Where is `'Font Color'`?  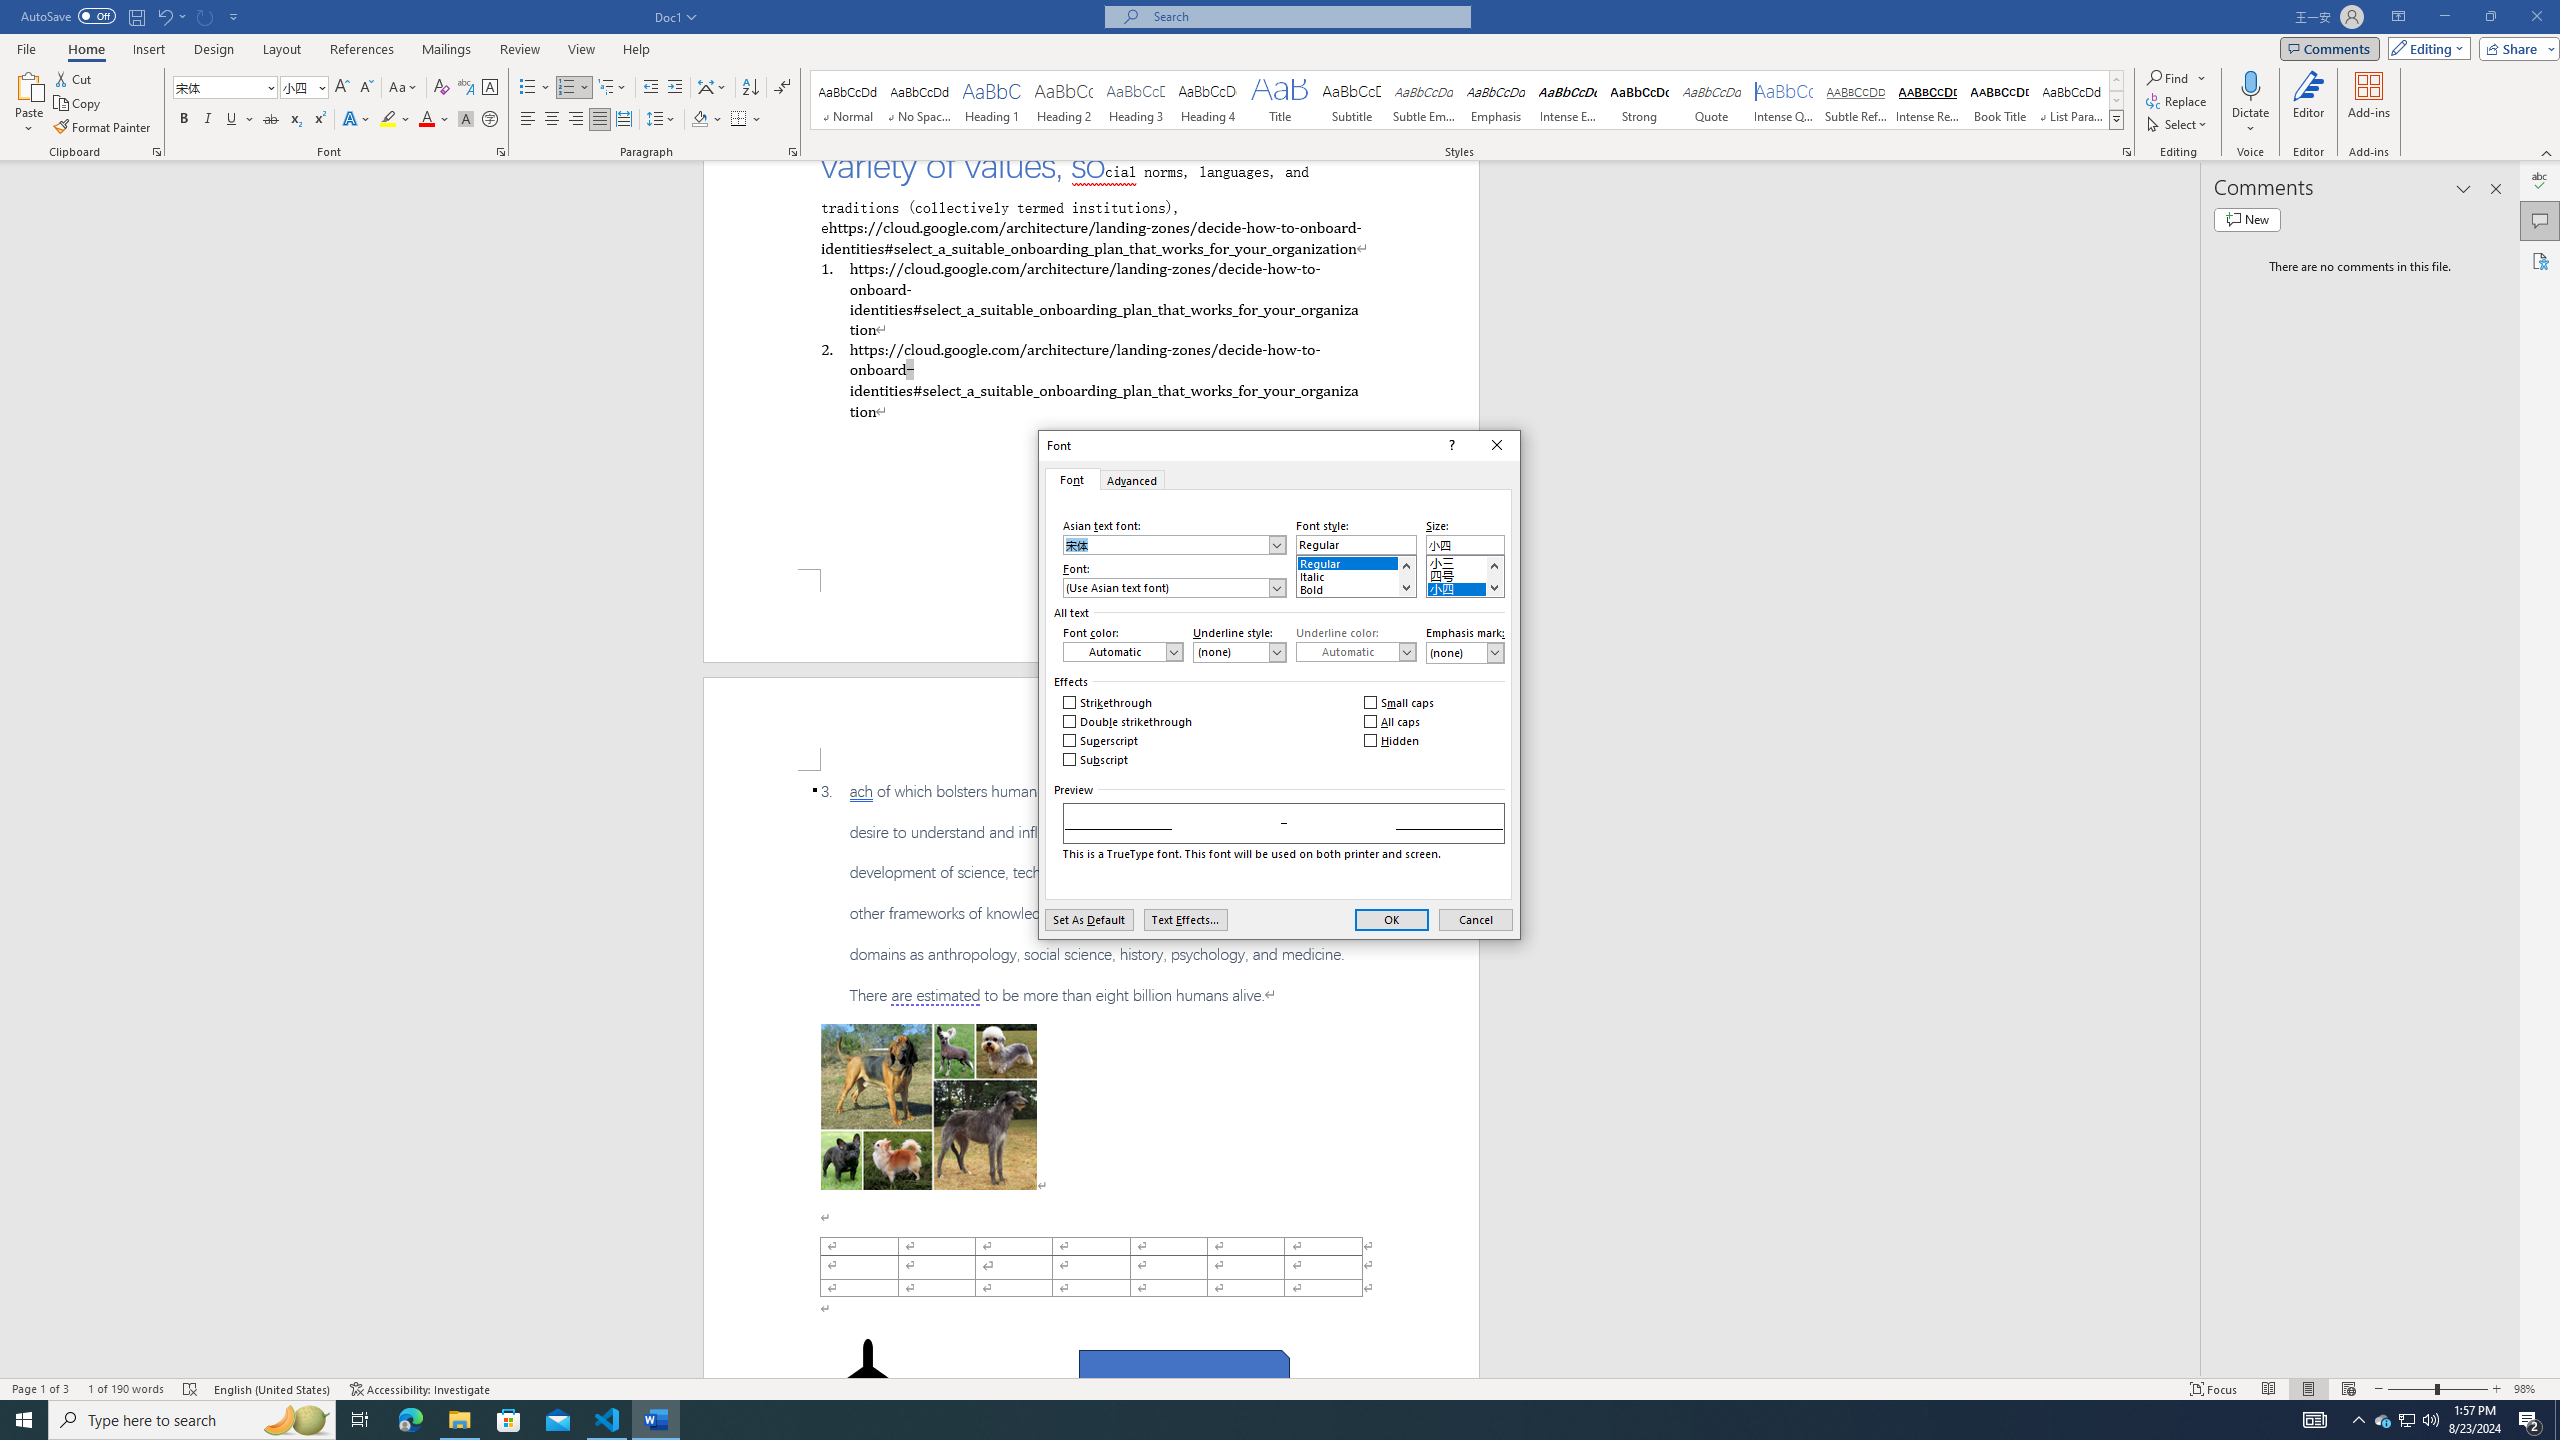
'Font Color' is located at coordinates (432, 118).